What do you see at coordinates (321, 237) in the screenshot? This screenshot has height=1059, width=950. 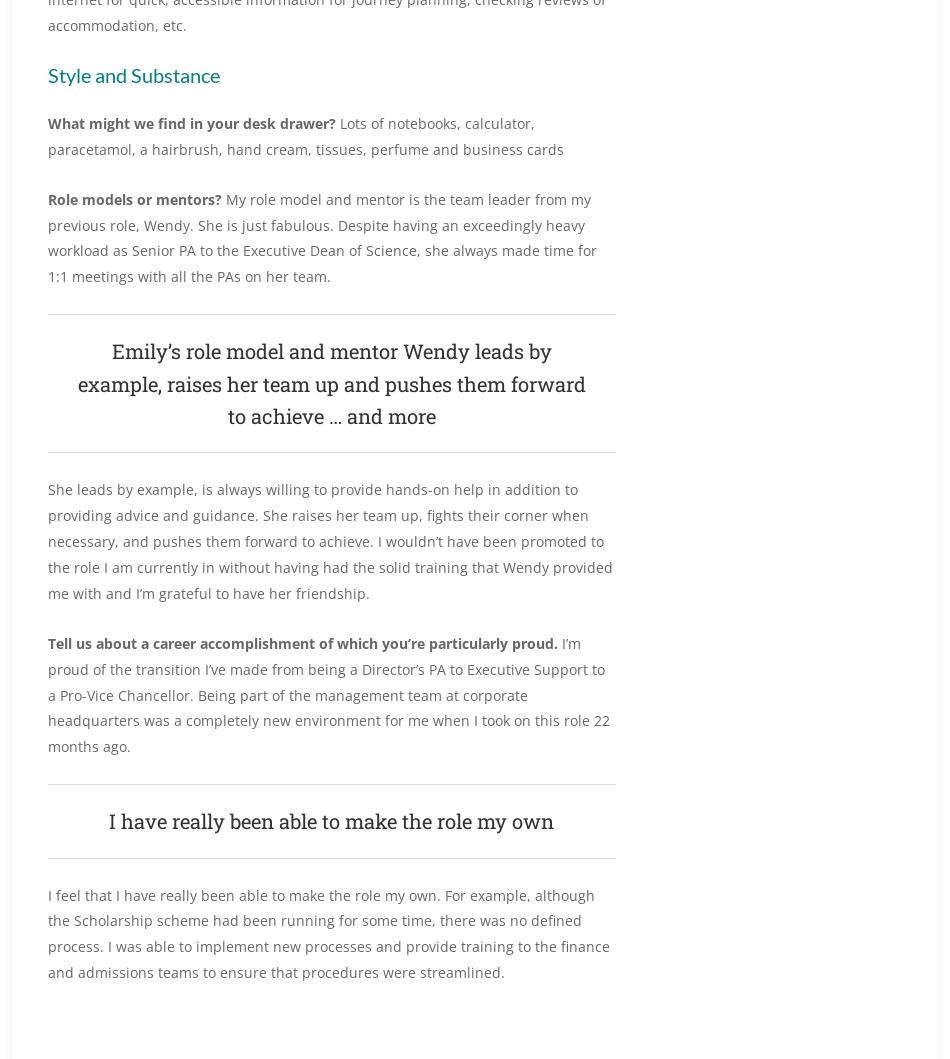 I see `'My role model and mentor is the team leader from my previous role, Wendy. She is just fabulous. Despite having an exceedingly heavy workload as Senior PA to the Executive Dean of Science, she always made time for 1:1 meetings with all the PAs on her team.'` at bounding box center [321, 237].